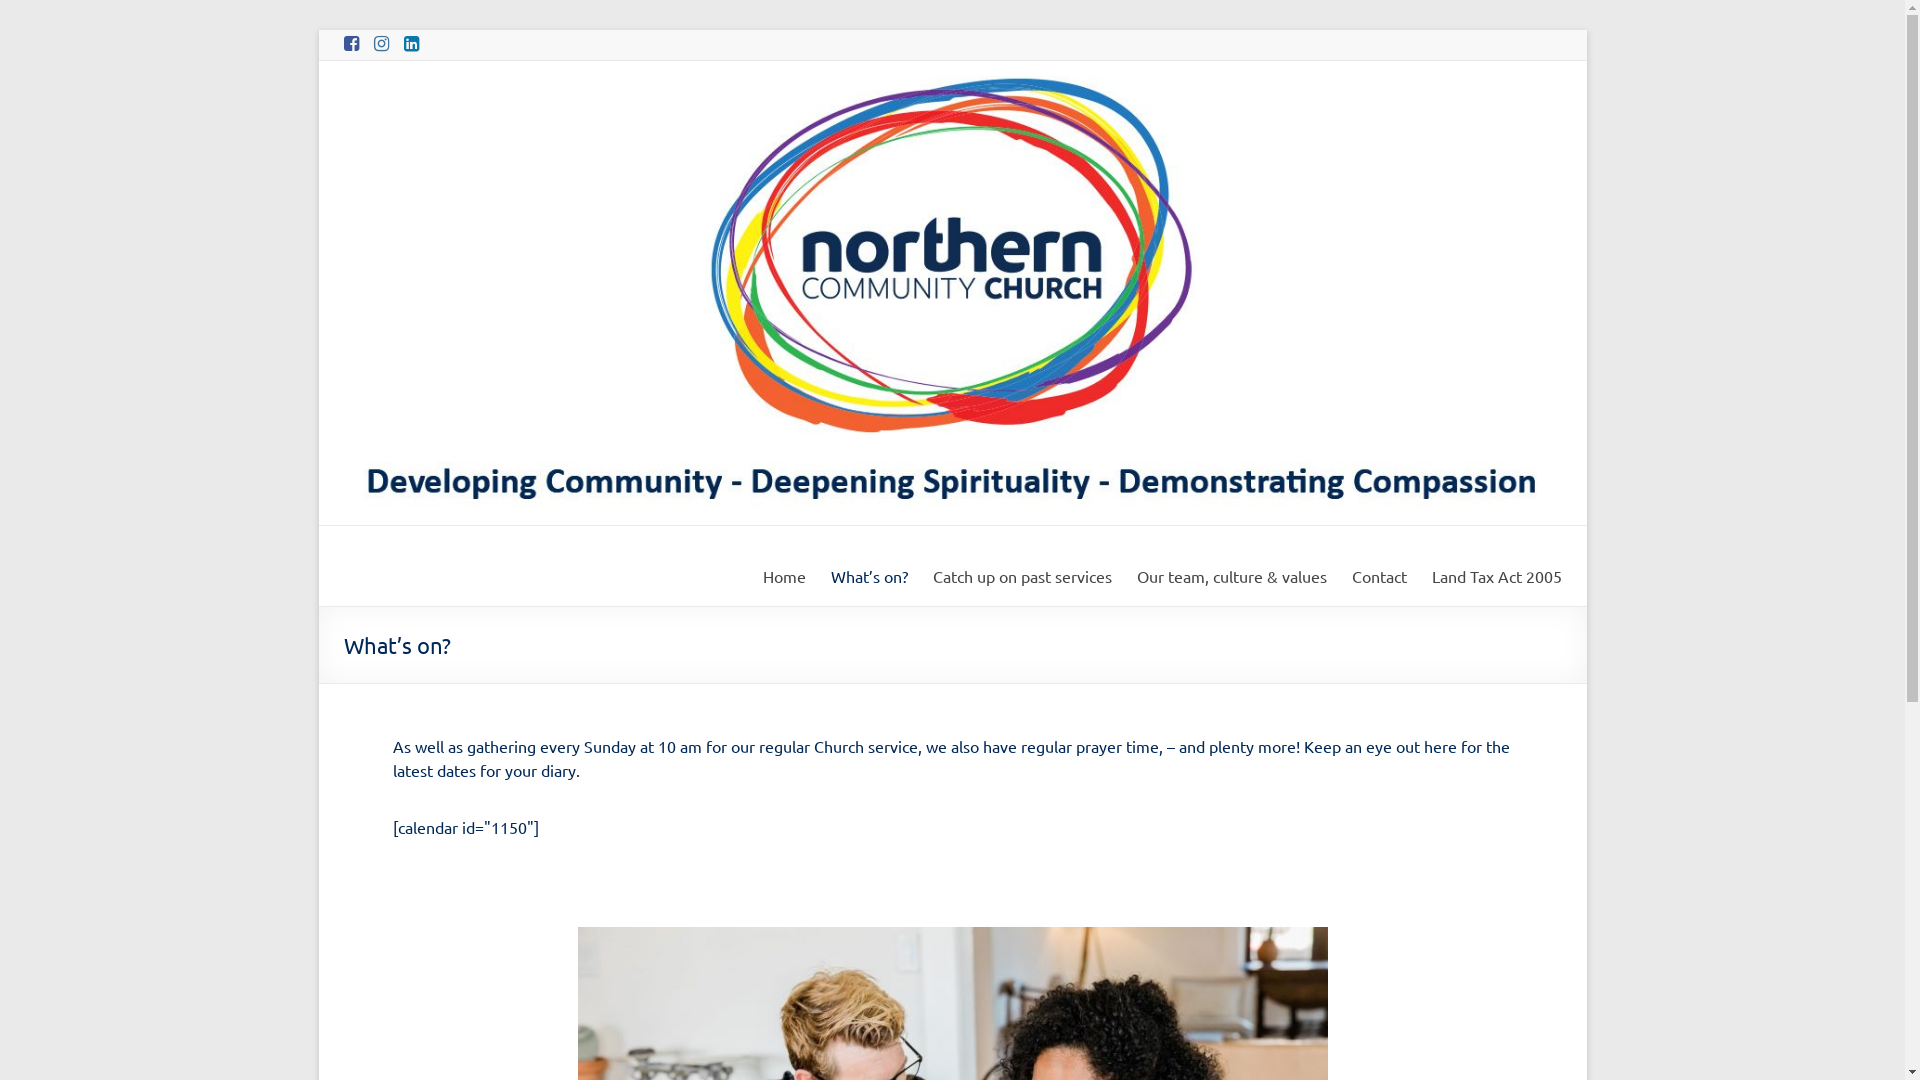 This screenshot has height=1080, width=1920. I want to click on 'Our team, culture & values', so click(1136, 575).